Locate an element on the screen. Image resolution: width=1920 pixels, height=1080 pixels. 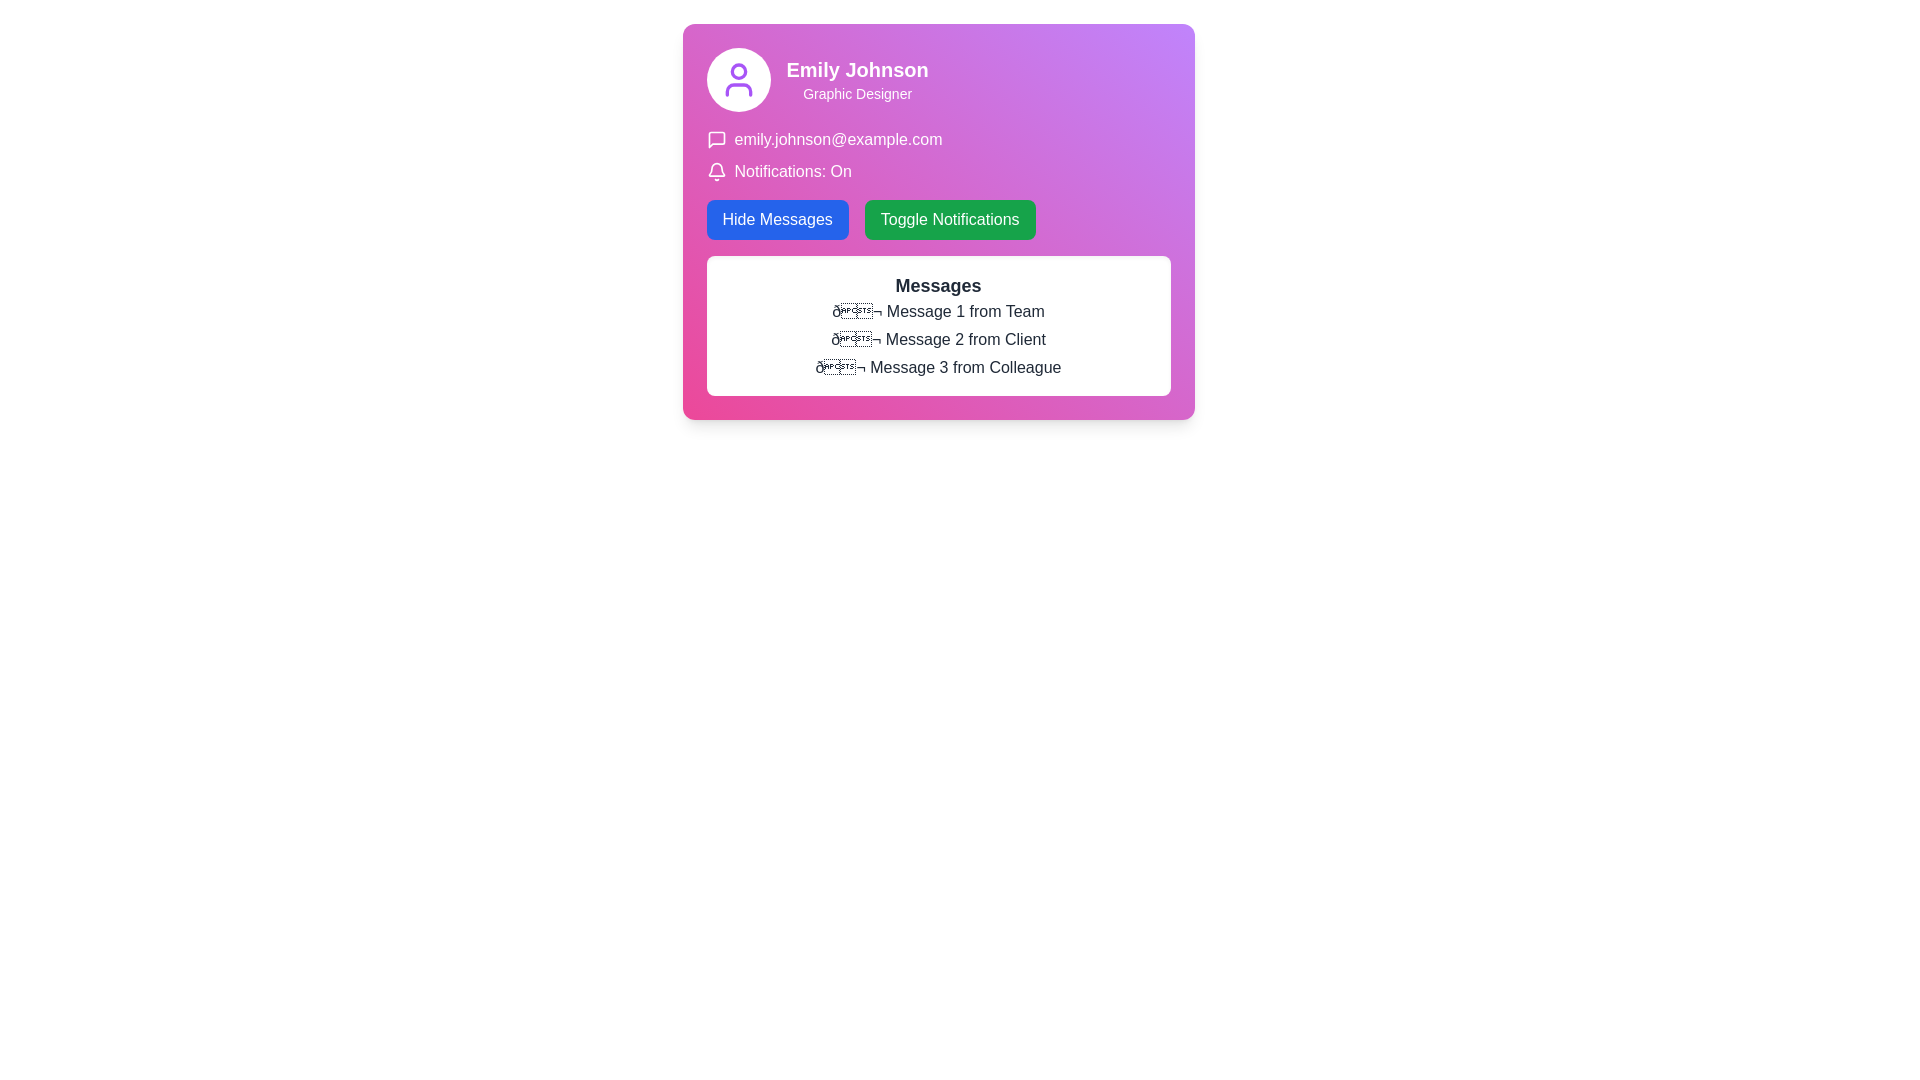
the messaging icon that represents the user's email, positioned directly above 'emily.johnson@example.com' is located at coordinates (716, 138).